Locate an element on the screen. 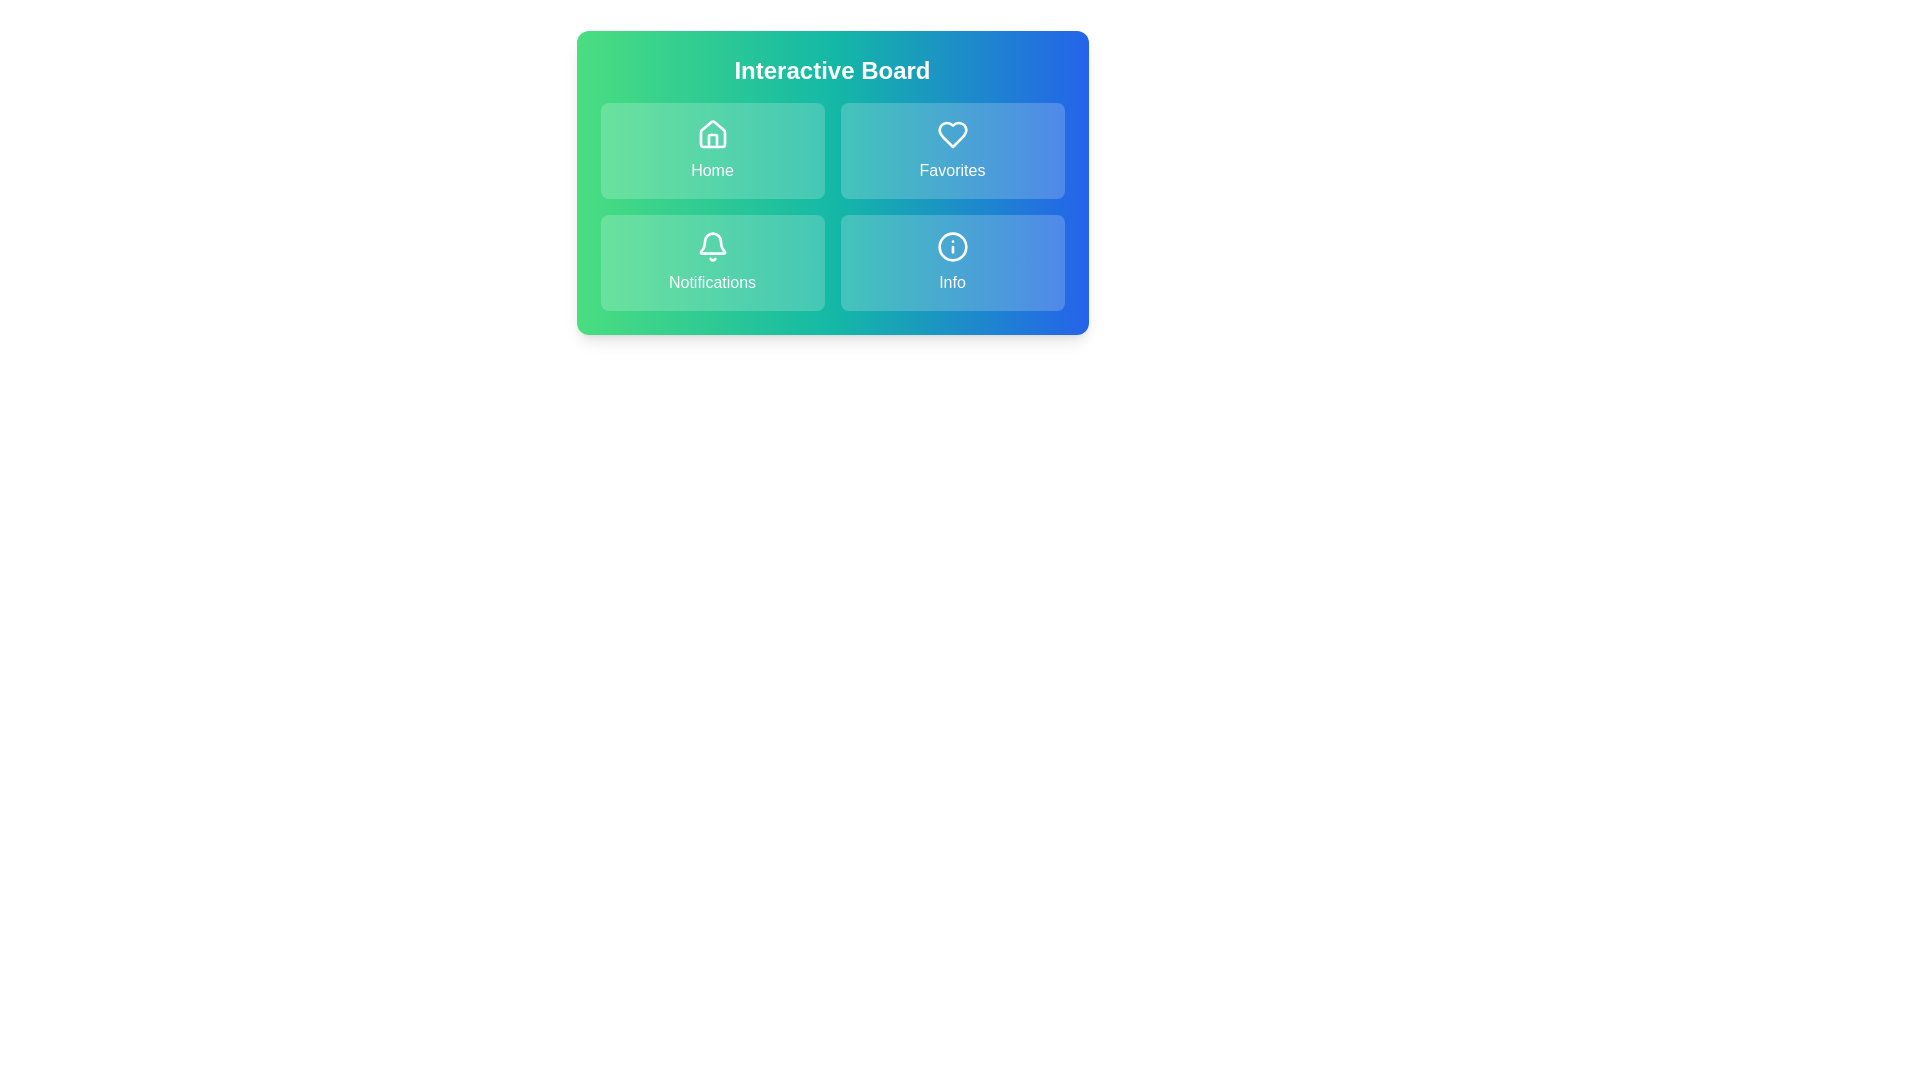 The width and height of the screenshot is (1920, 1080). the circular icon with an outlined border and an 'i' symbol in the center, located in the bottom-right corner of a 2x2 grid within the 'Interactive Board' card is located at coordinates (951, 245).